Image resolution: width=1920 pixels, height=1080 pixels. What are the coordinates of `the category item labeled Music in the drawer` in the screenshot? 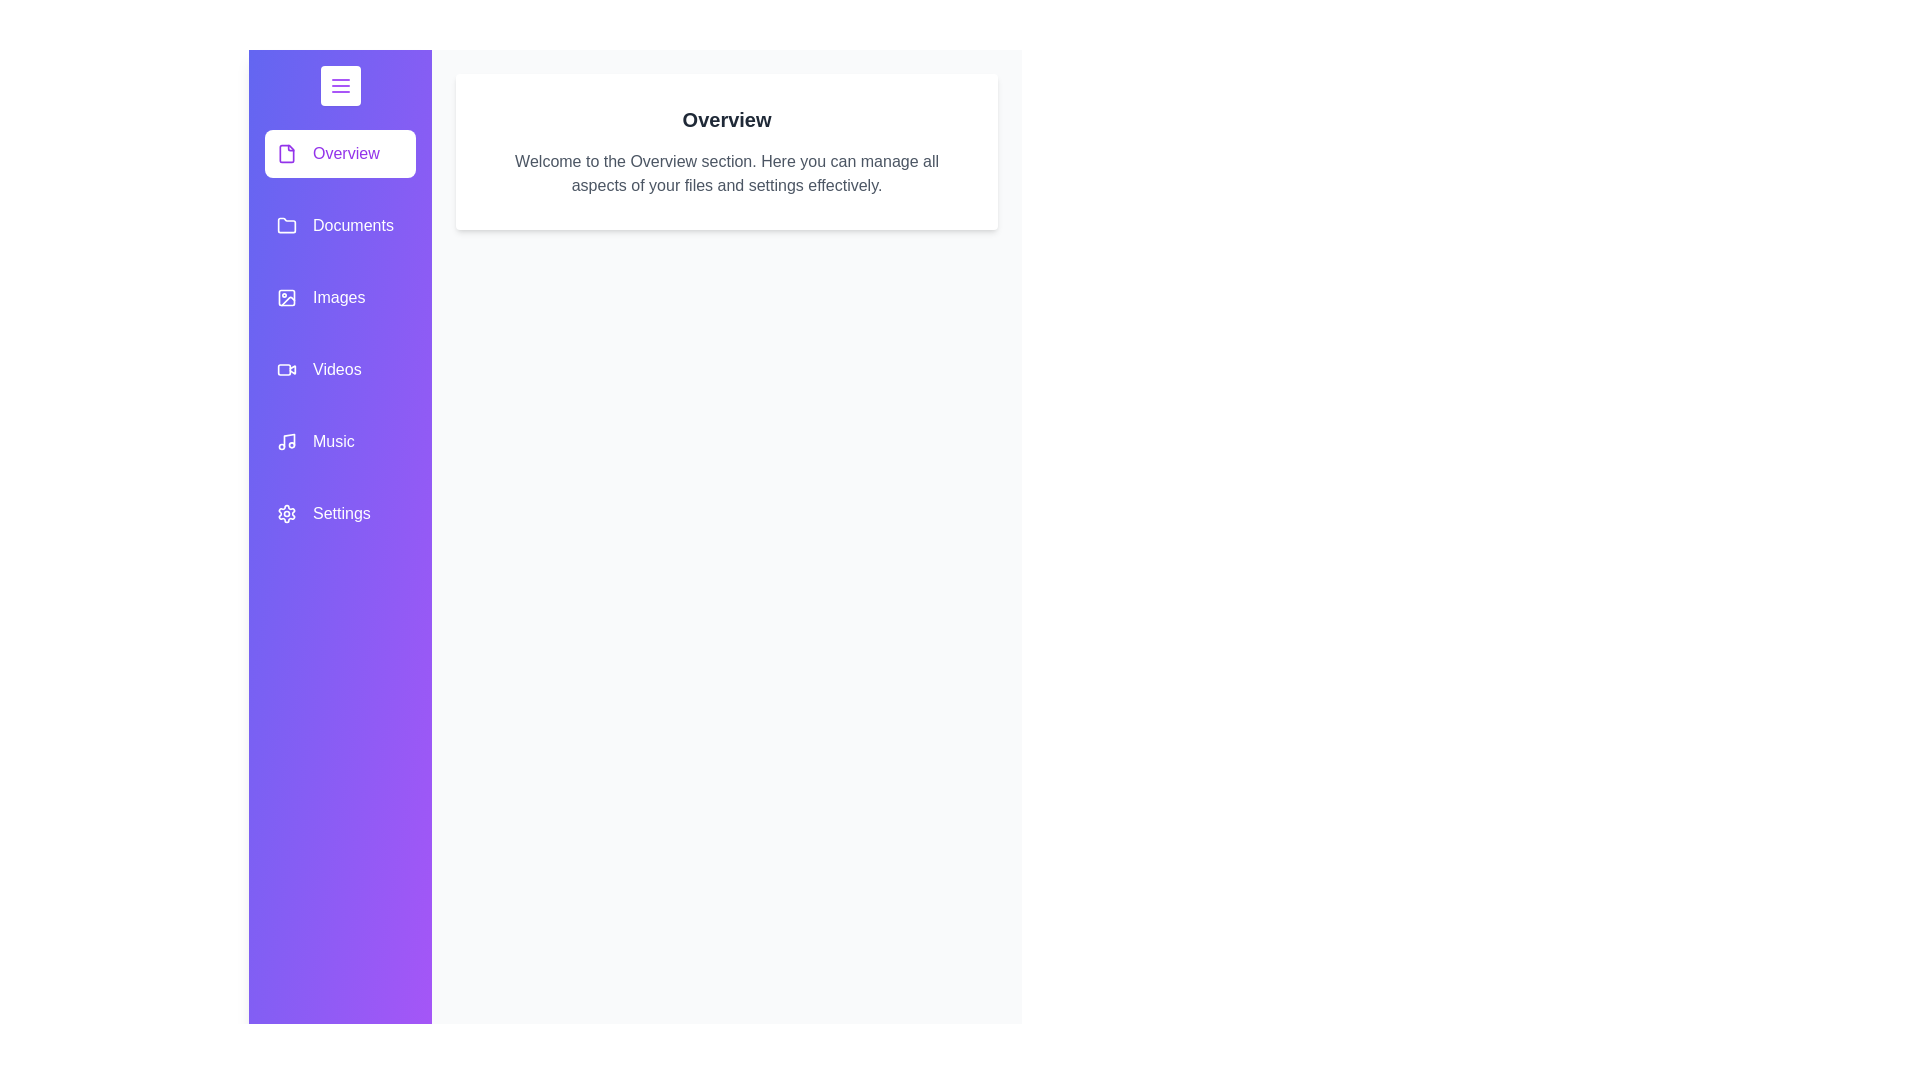 It's located at (340, 441).